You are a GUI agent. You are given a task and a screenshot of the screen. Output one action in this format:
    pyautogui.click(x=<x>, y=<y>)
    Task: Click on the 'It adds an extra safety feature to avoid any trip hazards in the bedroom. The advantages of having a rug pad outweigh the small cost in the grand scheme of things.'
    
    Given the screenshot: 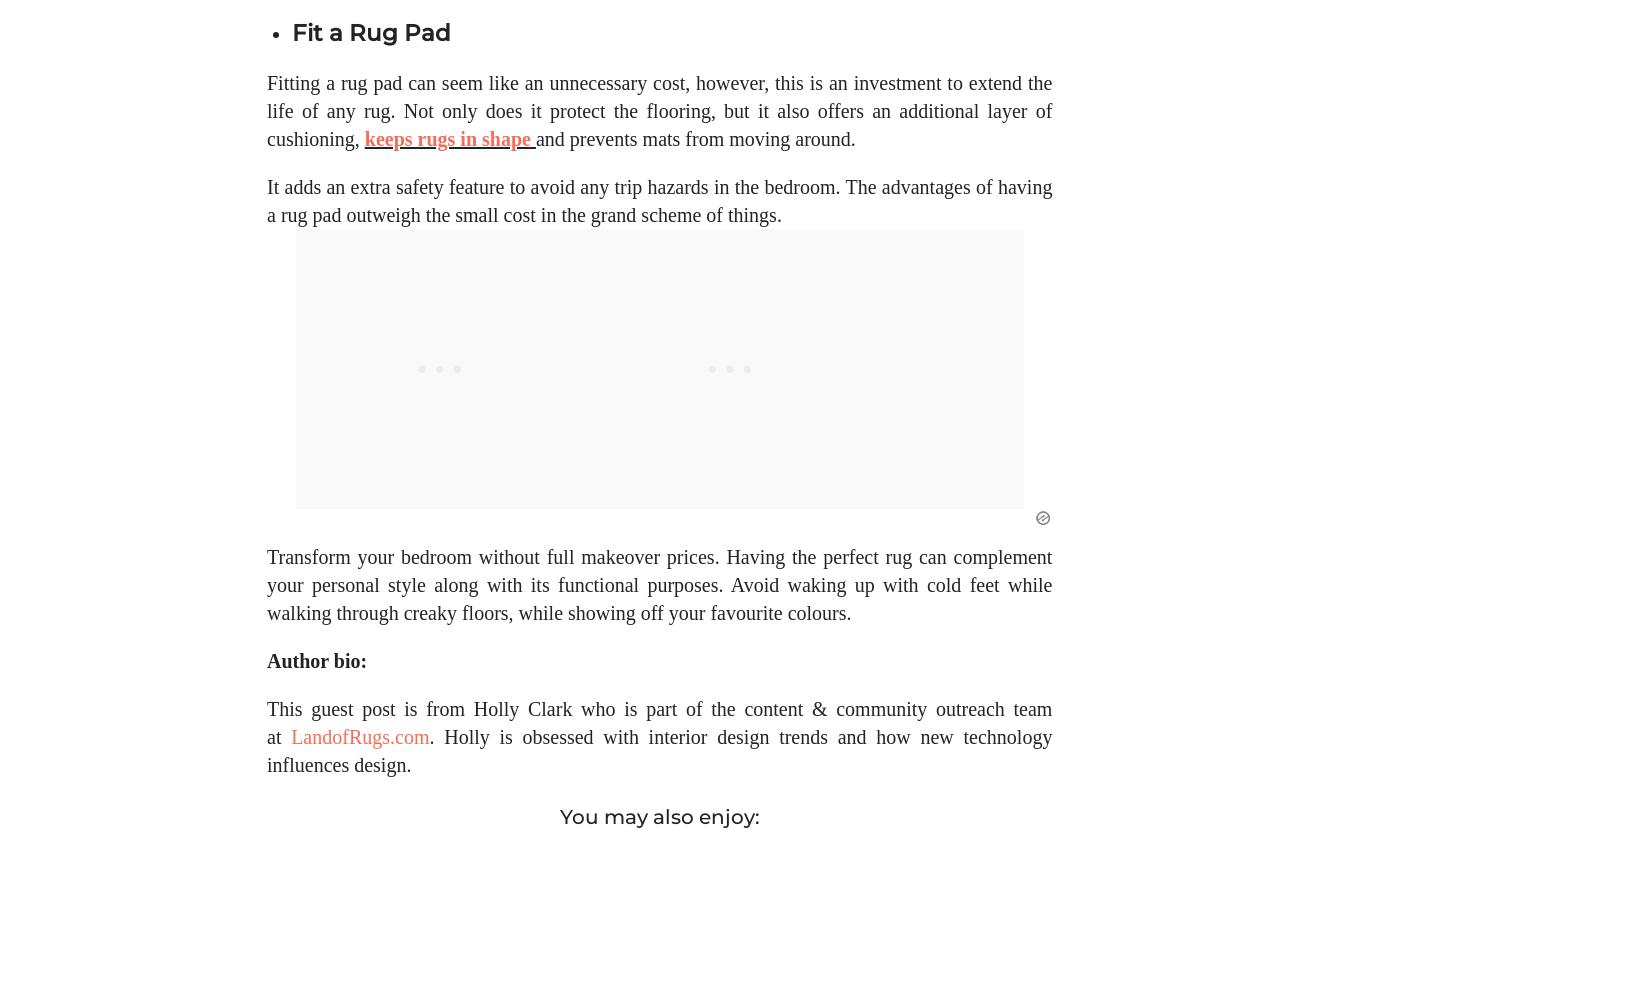 What is the action you would take?
    pyautogui.click(x=658, y=219)
    